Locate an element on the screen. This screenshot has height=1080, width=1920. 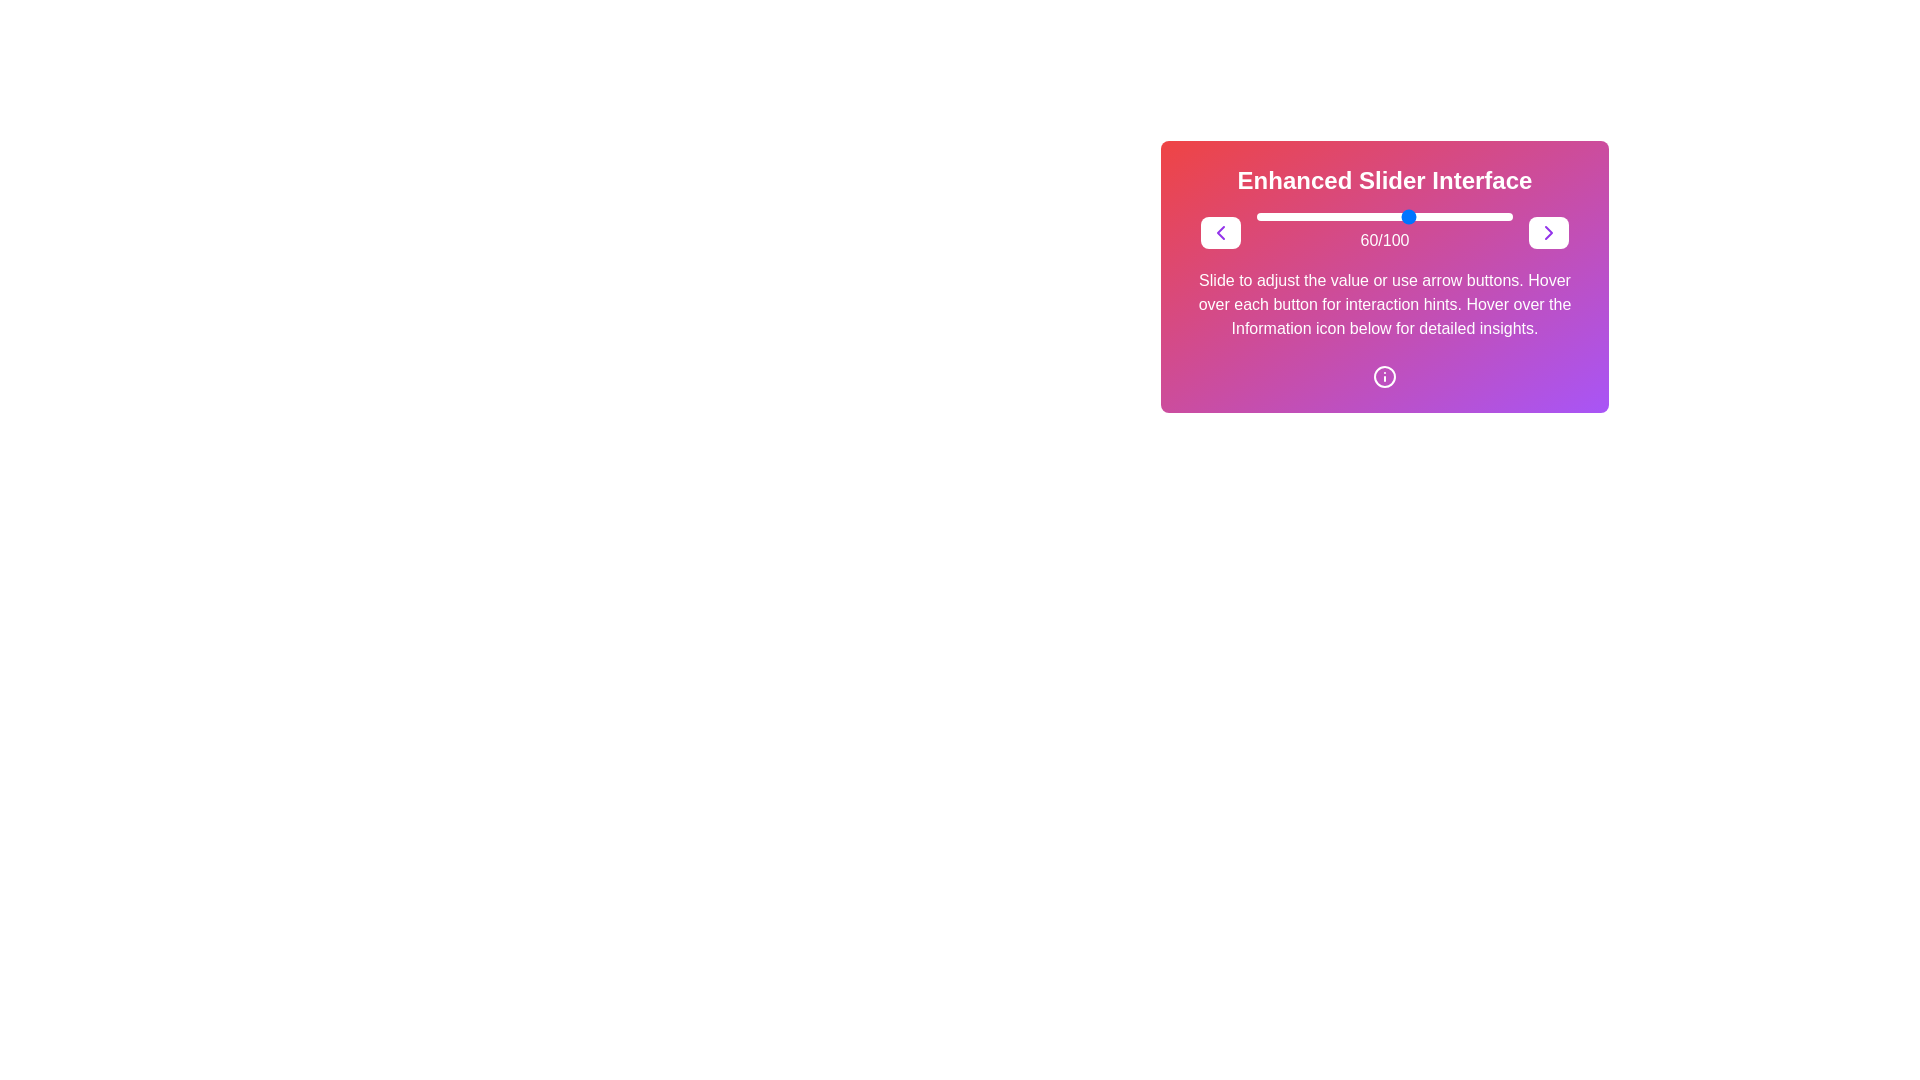
the slider is located at coordinates (1318, 216).